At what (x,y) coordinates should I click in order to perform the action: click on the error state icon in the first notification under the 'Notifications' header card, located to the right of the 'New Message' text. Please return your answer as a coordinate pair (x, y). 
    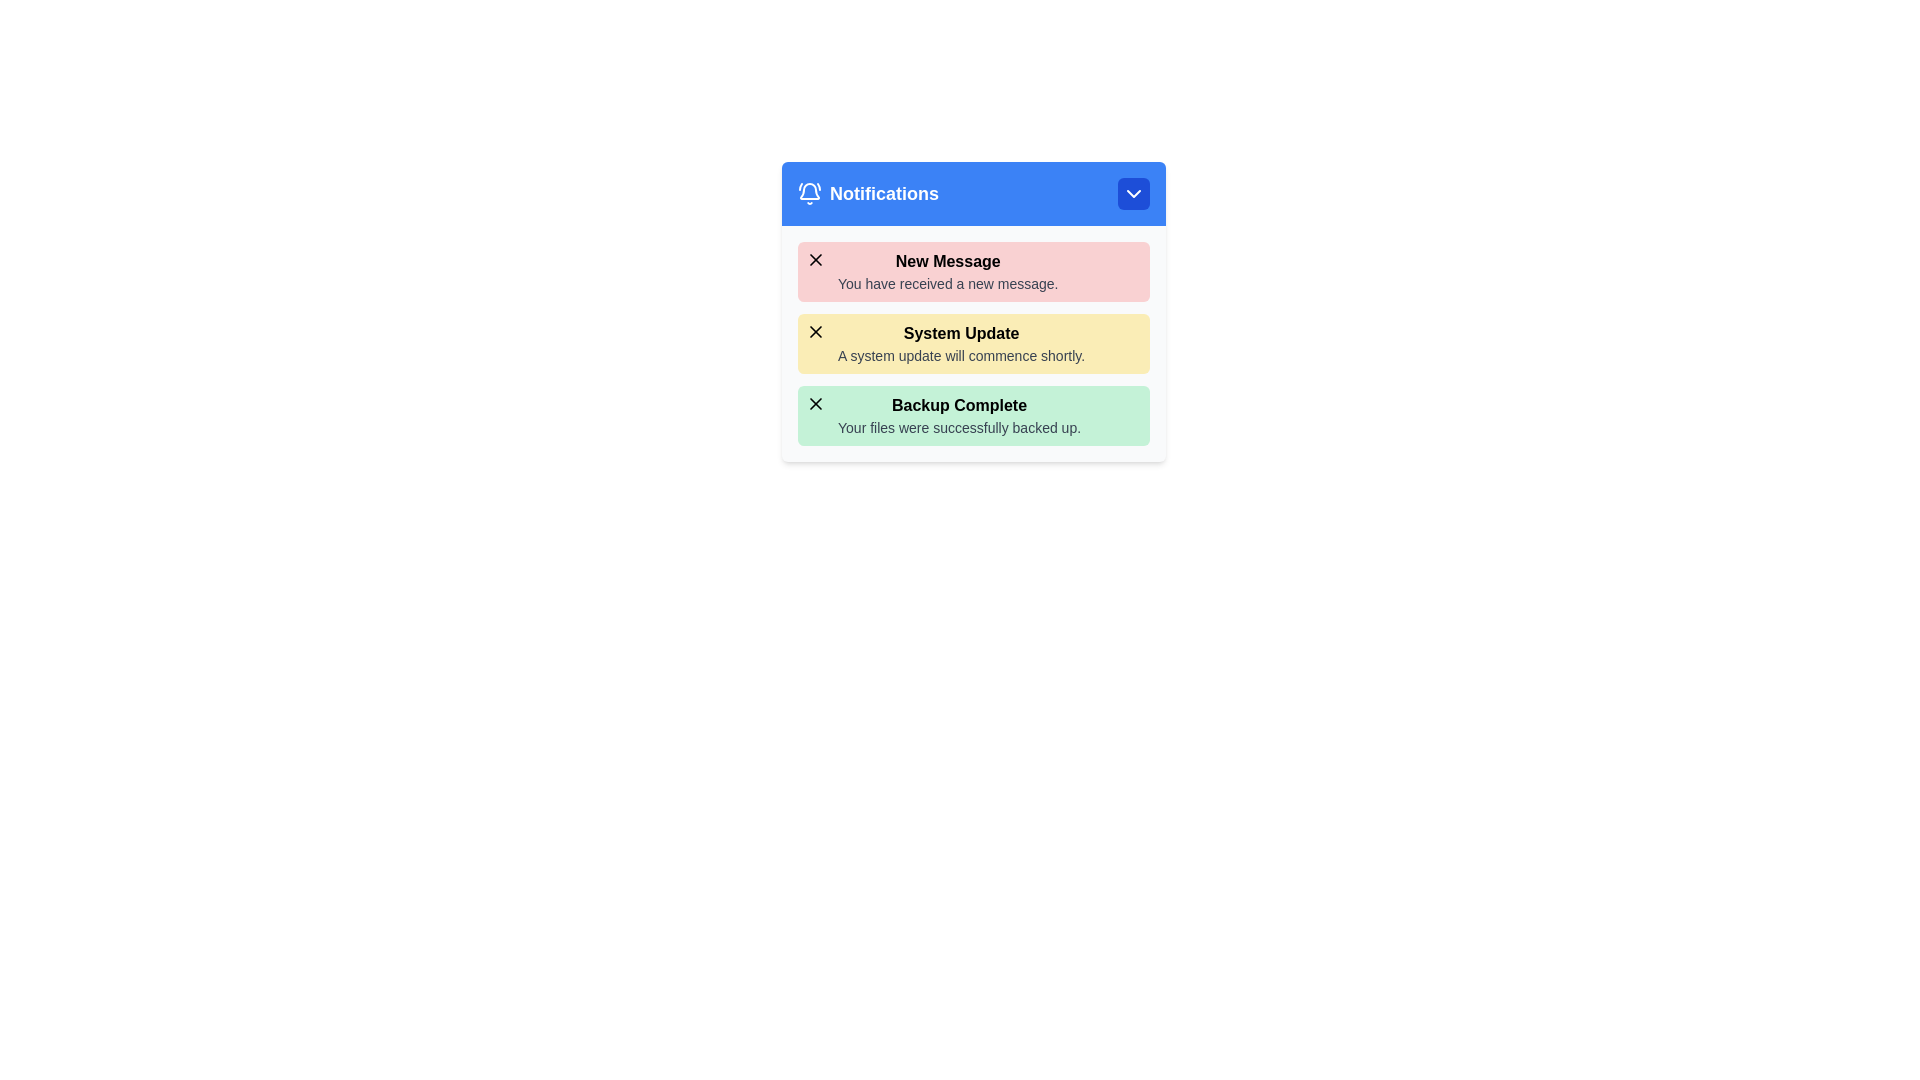
    Looking at the image, I should click on (816, 258).